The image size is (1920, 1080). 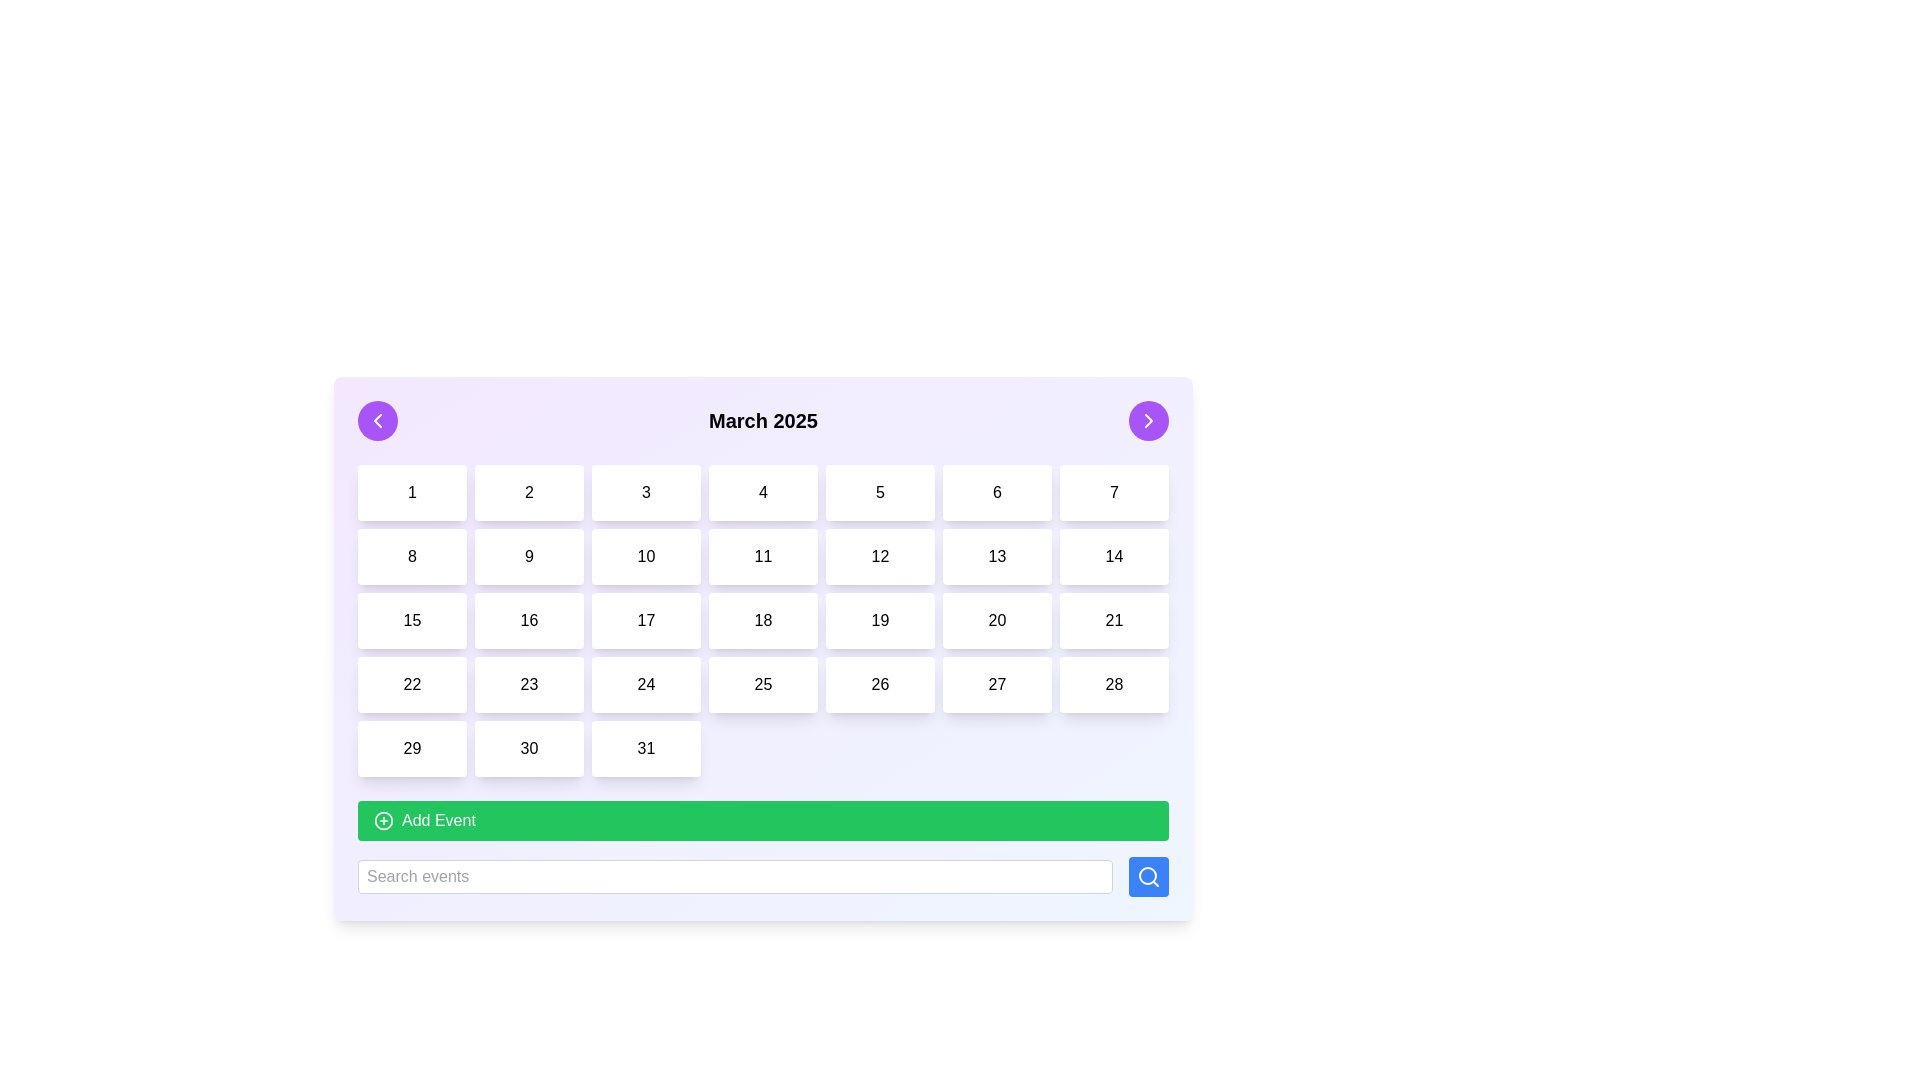 I want to click on the Date Tile representing the 5th day of the month in the calendar interface, which is centrally located in the upper portion of the layout, so click(x=880, y=493).